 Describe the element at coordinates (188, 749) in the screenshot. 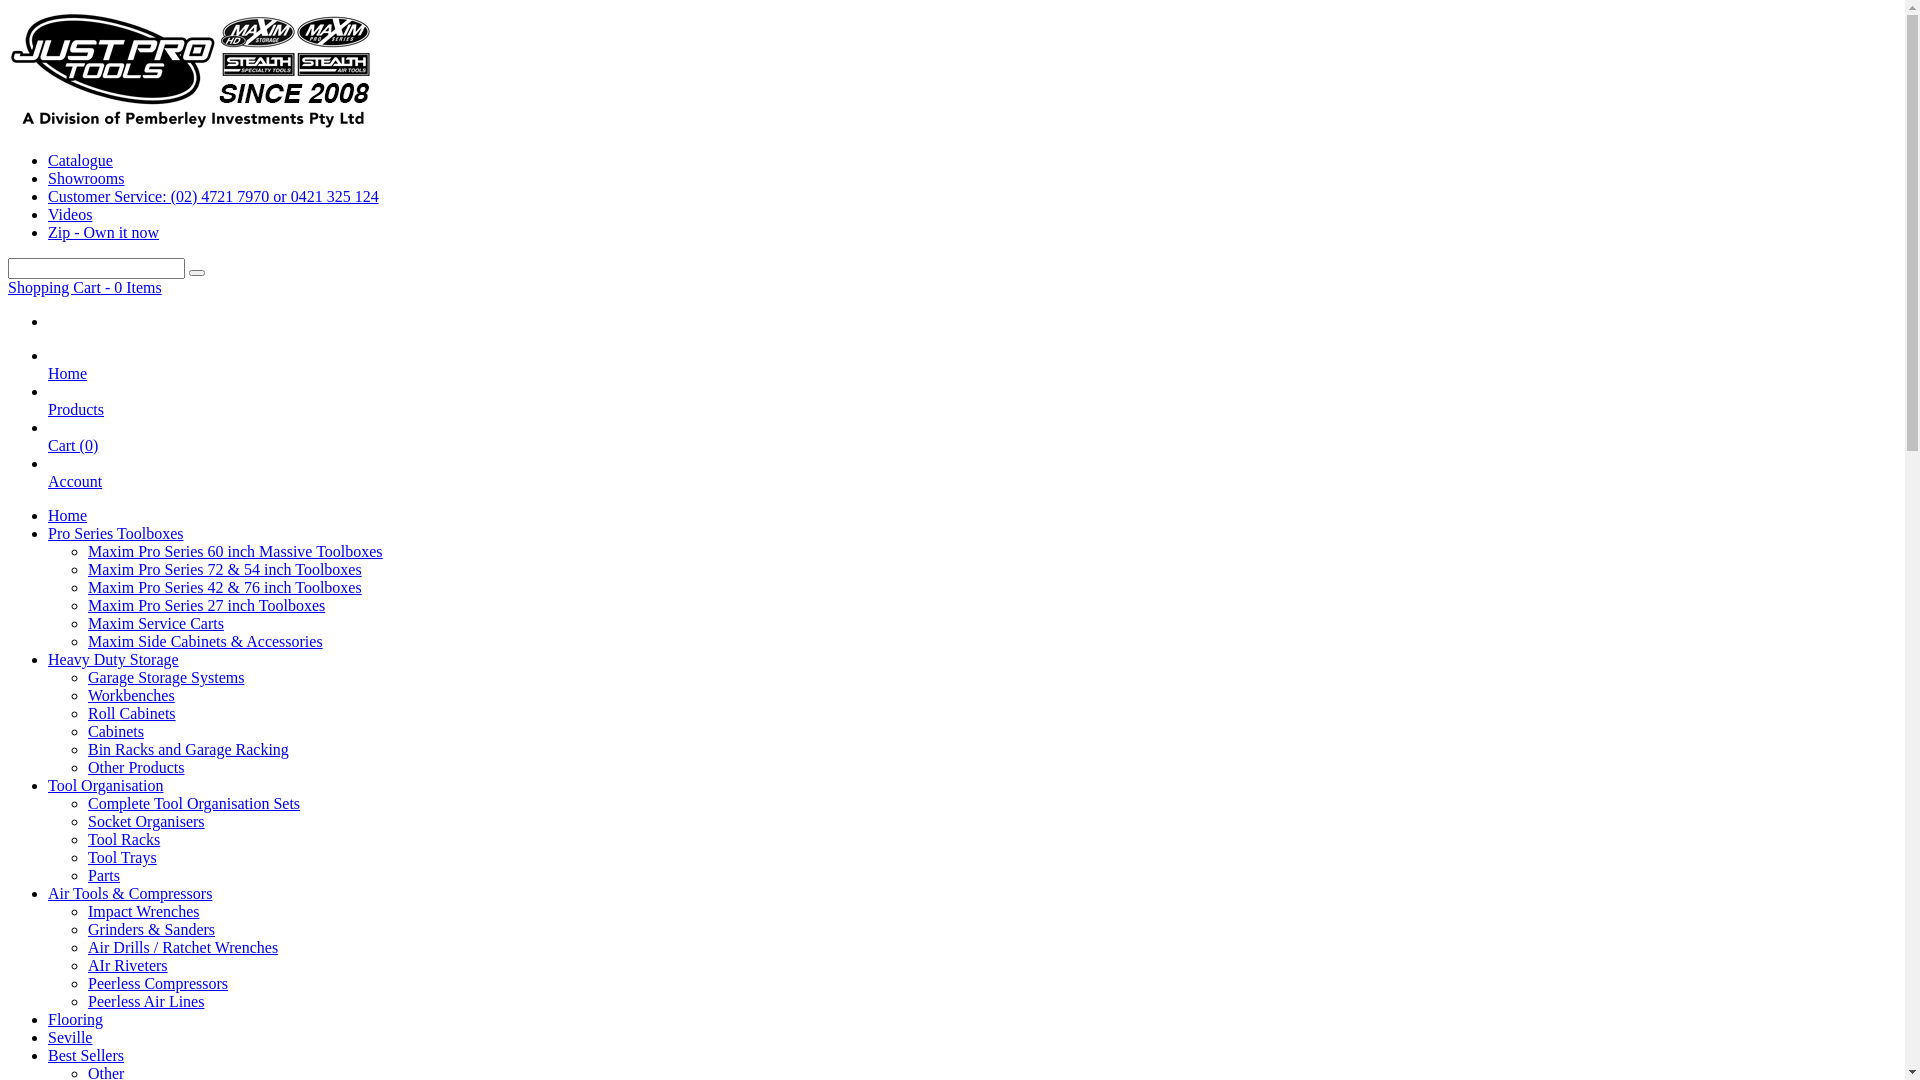

I see `'Bin Racks and Garage Racking'` at that location.